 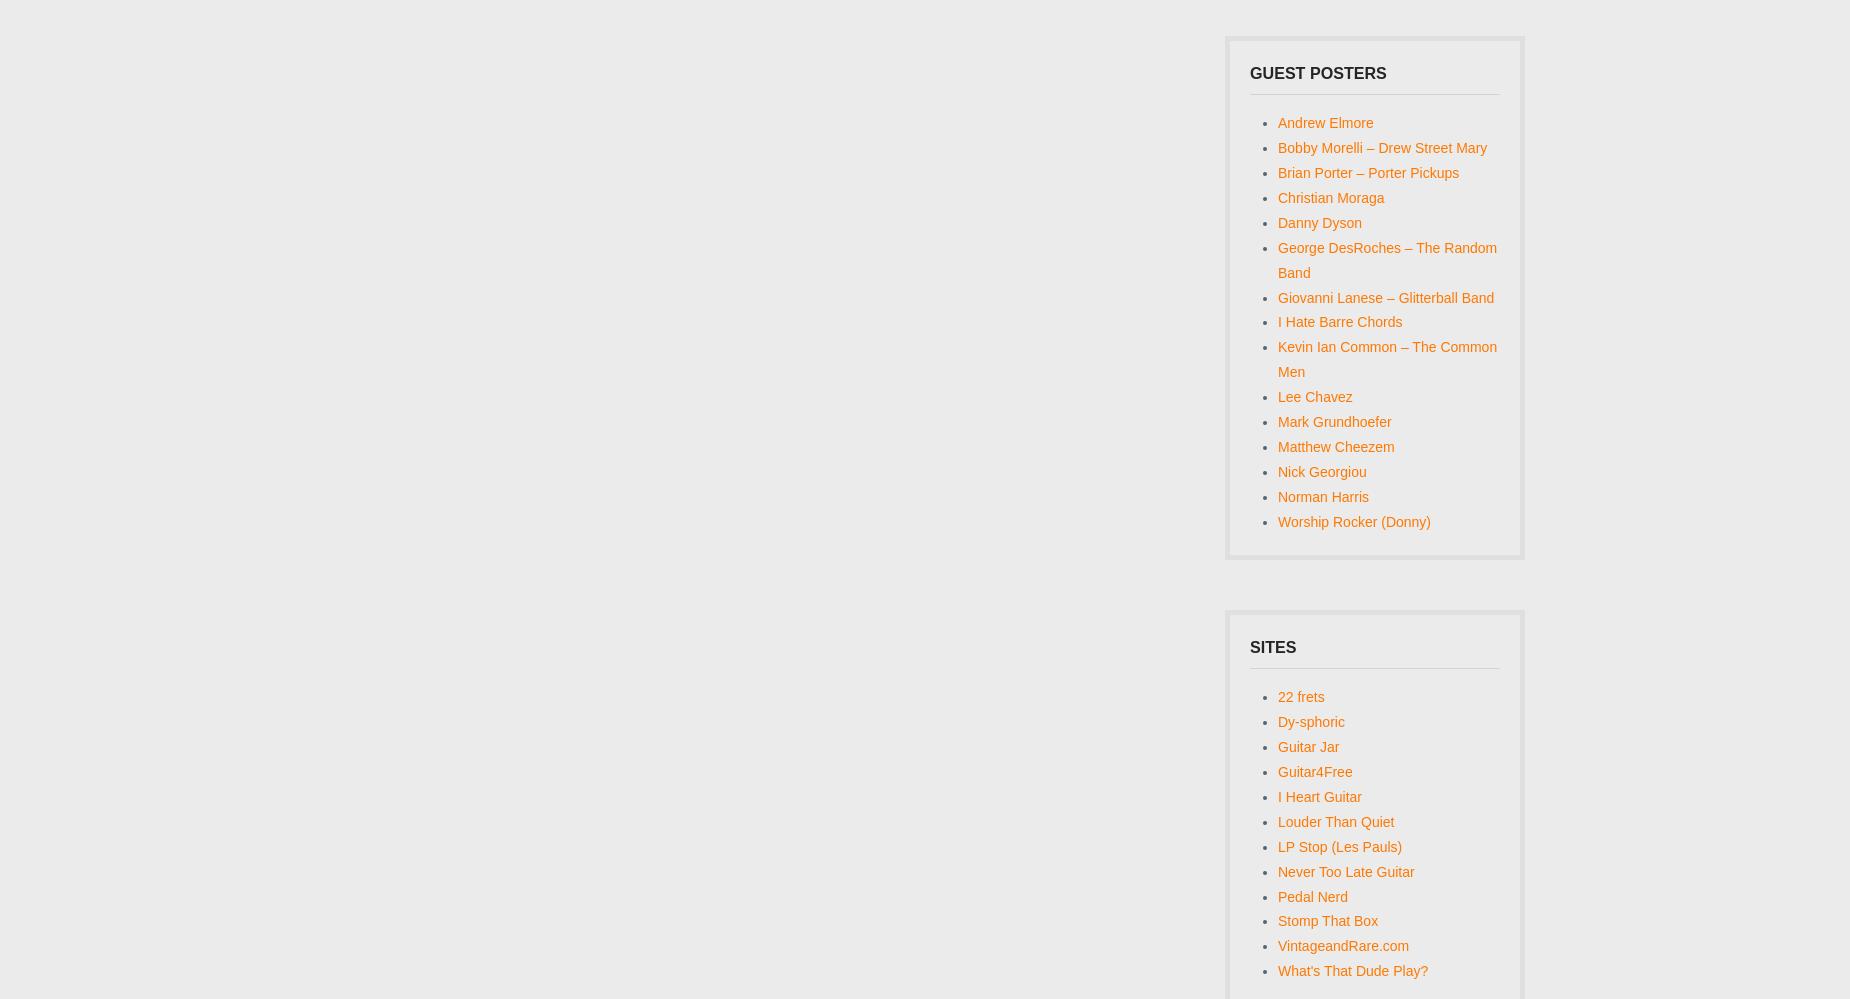 I want to click on 'LP Stop (Les Pauls)', so click(x=1338, y=844).